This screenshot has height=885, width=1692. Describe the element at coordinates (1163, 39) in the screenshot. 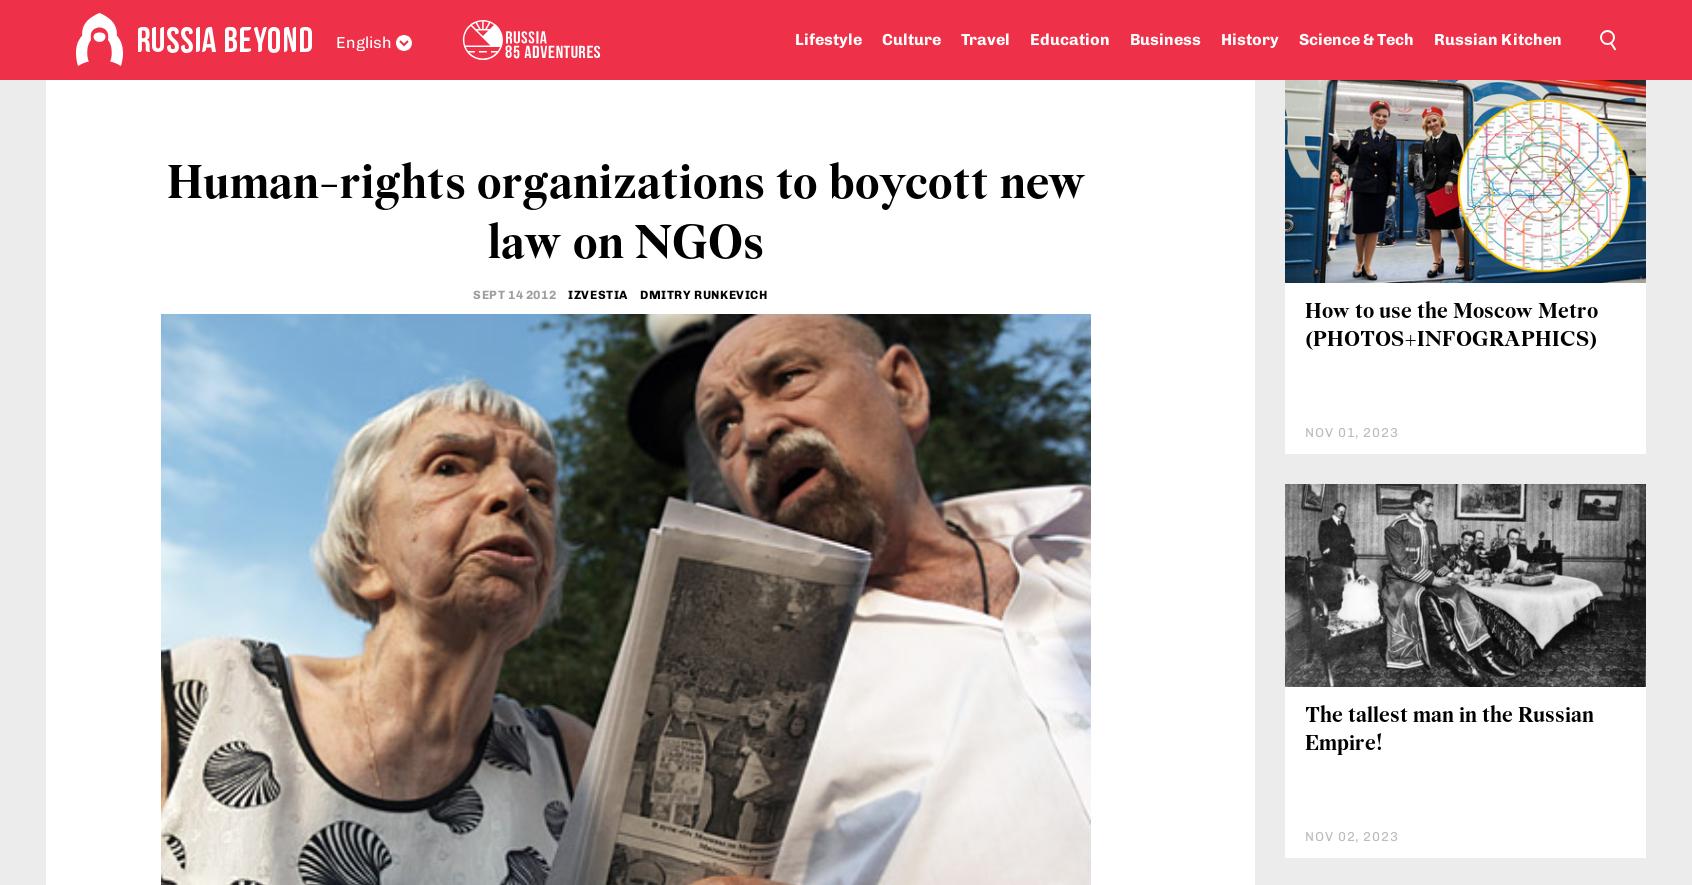

I see `'Business'` at that location.